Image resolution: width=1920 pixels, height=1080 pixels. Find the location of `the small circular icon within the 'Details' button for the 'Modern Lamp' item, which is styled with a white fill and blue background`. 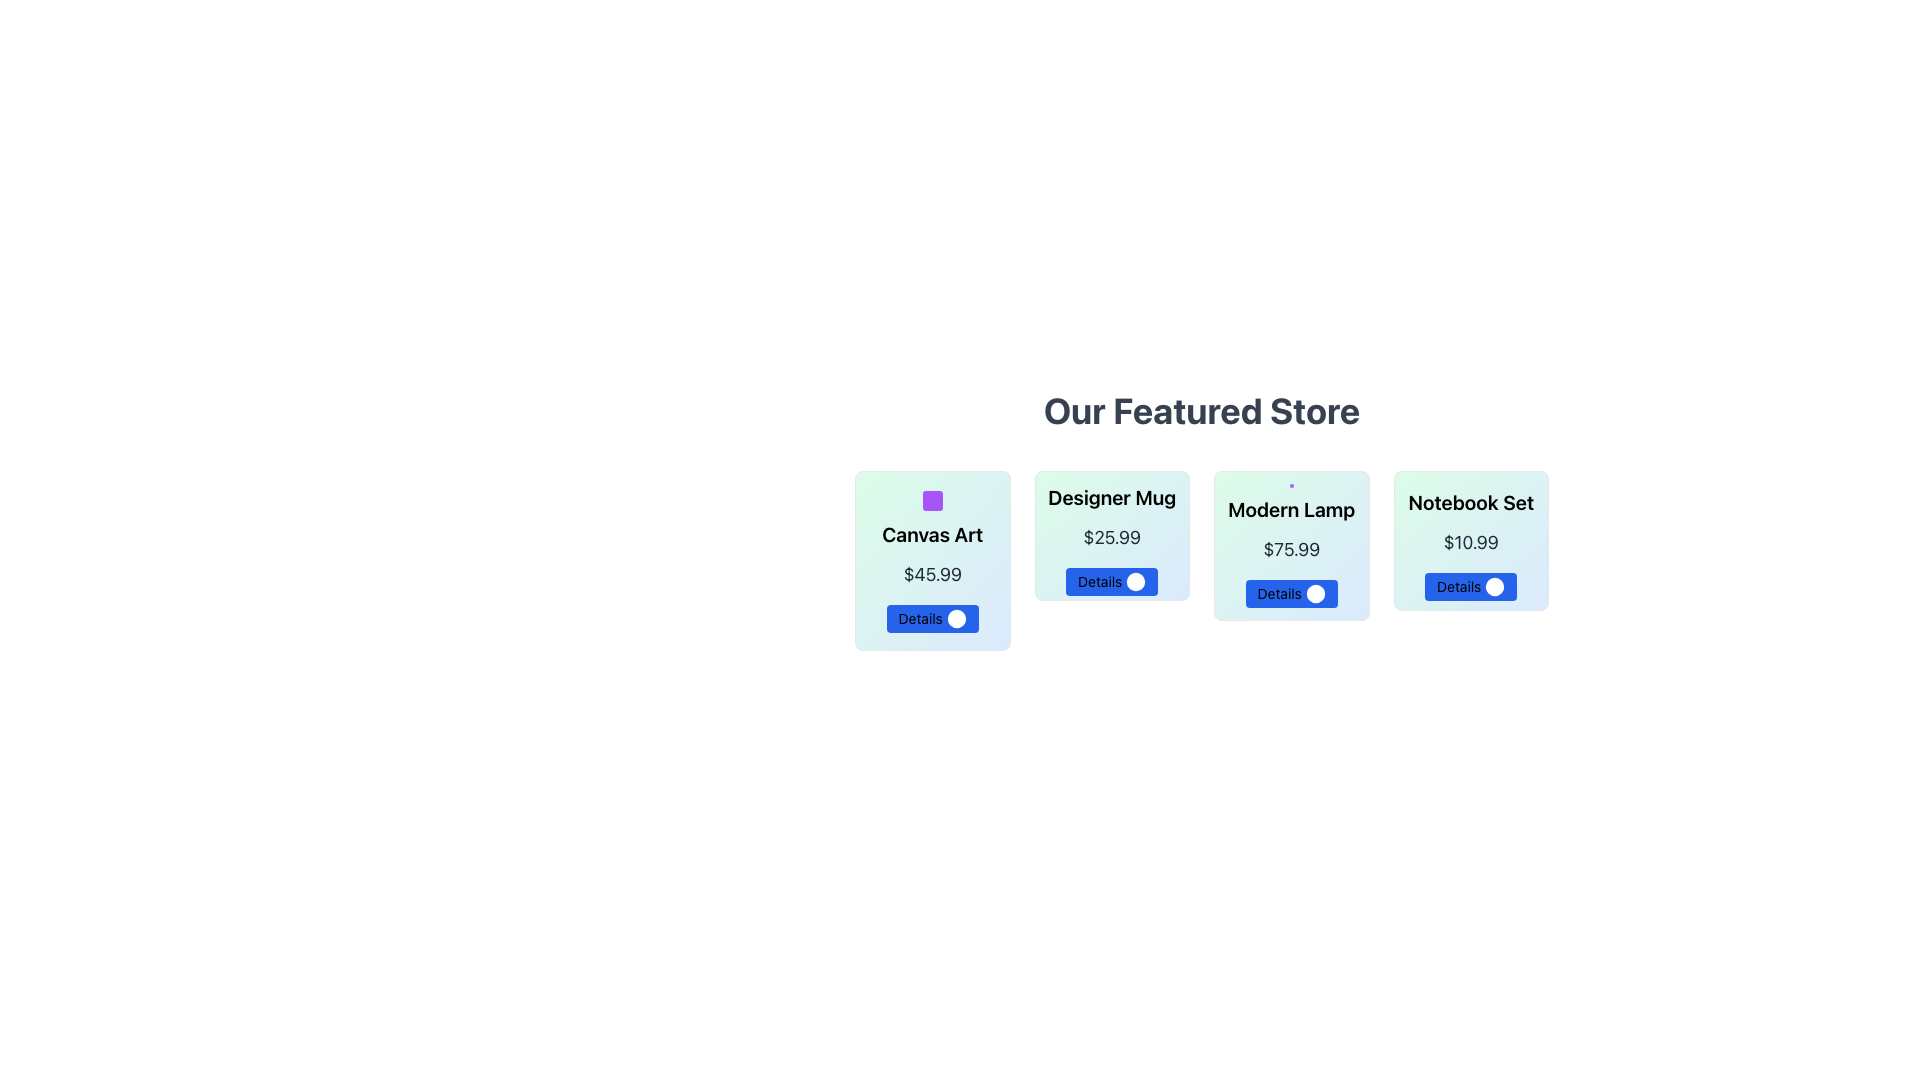

the small circular icon within the 'Details' button for the 'Modern Lamp' item, which is styled with a white fill and blue background is located at coordinates (1315, 593).